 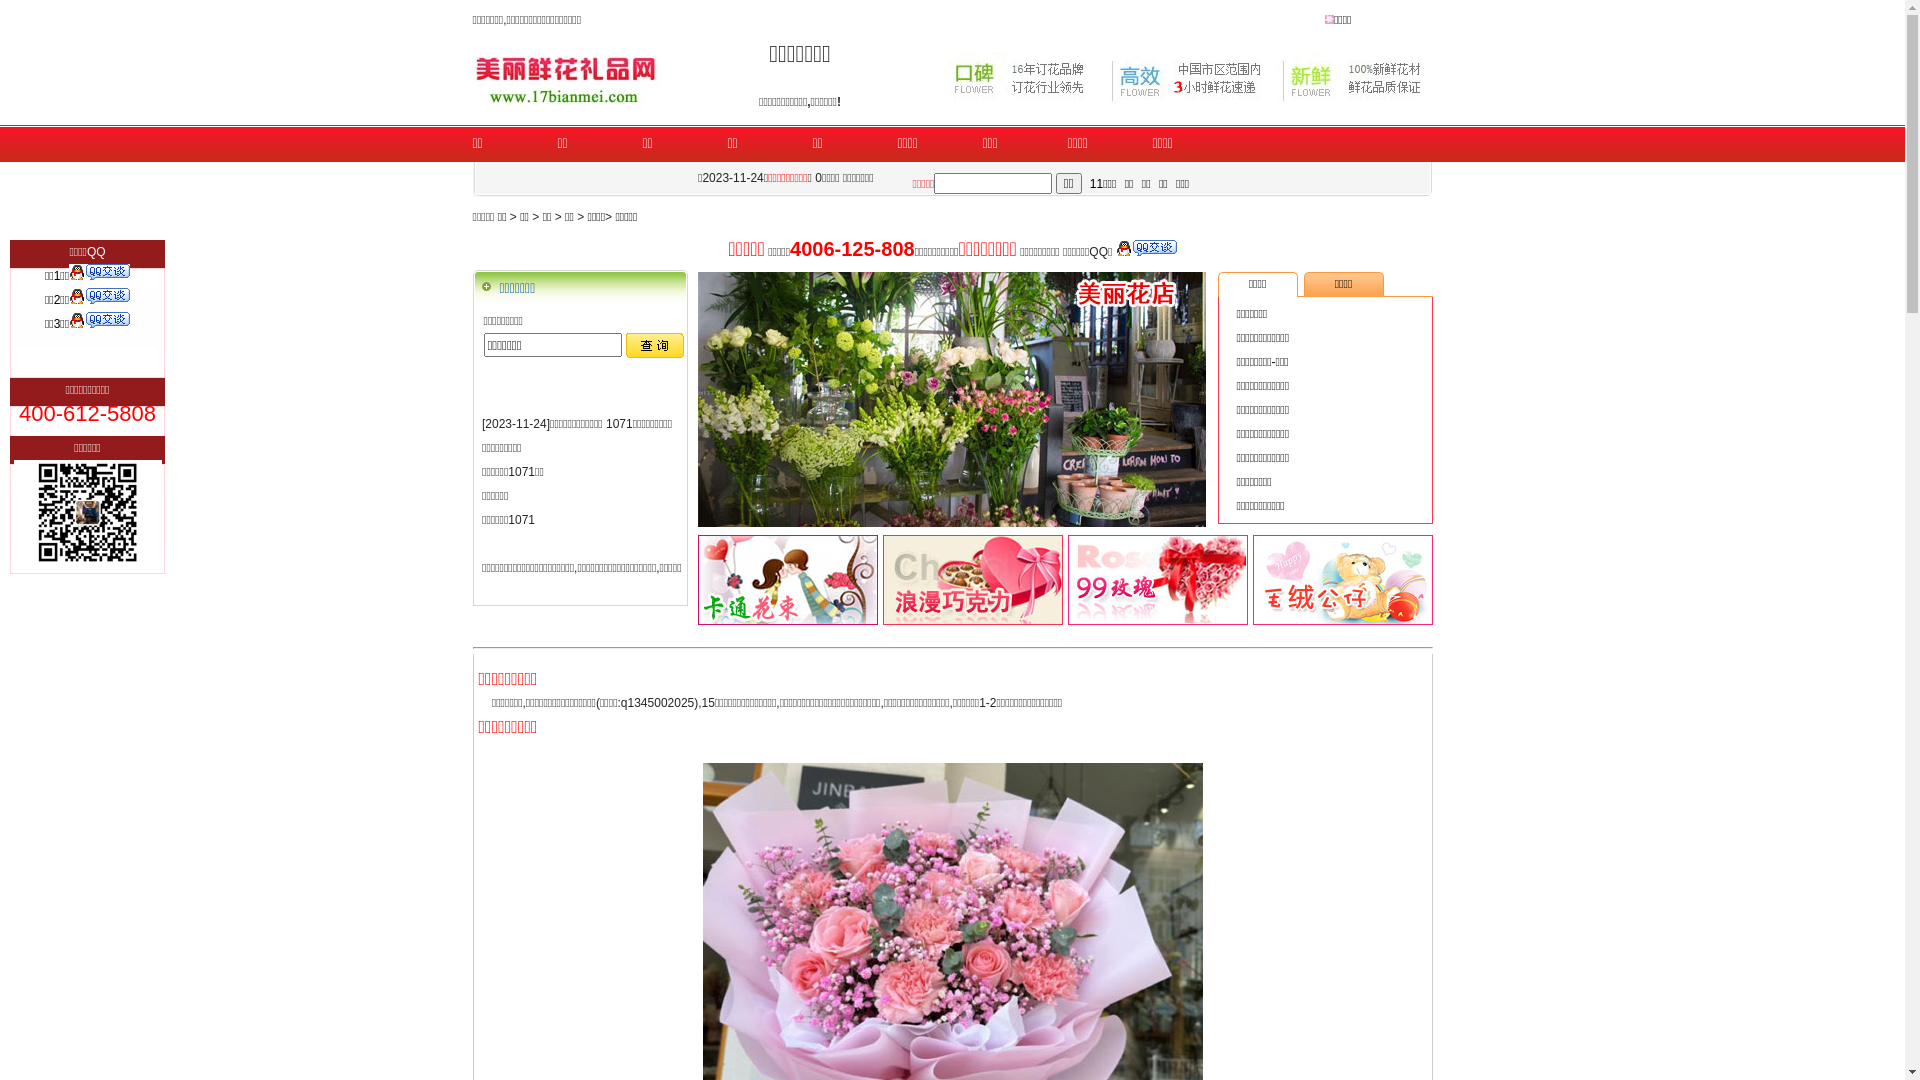 I want to click on 'QQ:1345002025', so click(x=68, y=300).